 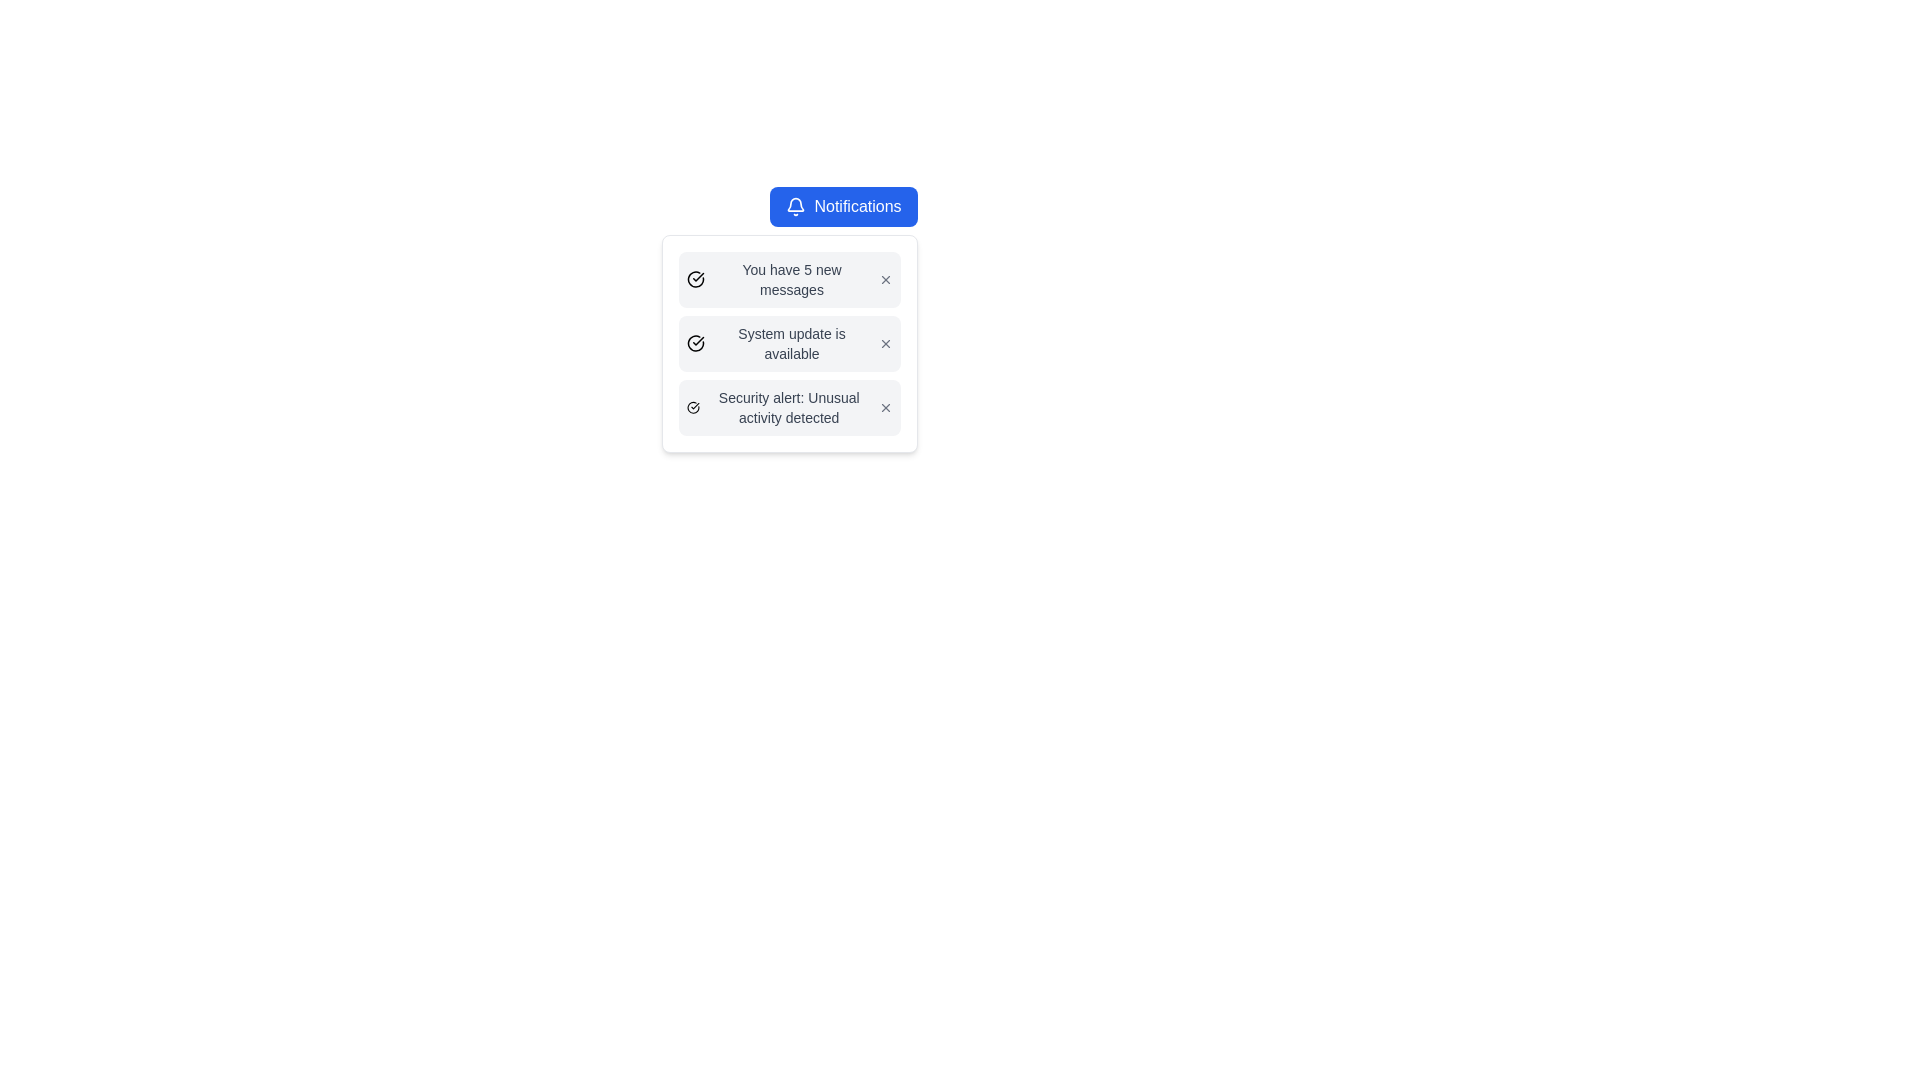 I want to click on the close button located to the right of the 'Security alert: Unusual activity detected' text, so click(x=884, y=407).